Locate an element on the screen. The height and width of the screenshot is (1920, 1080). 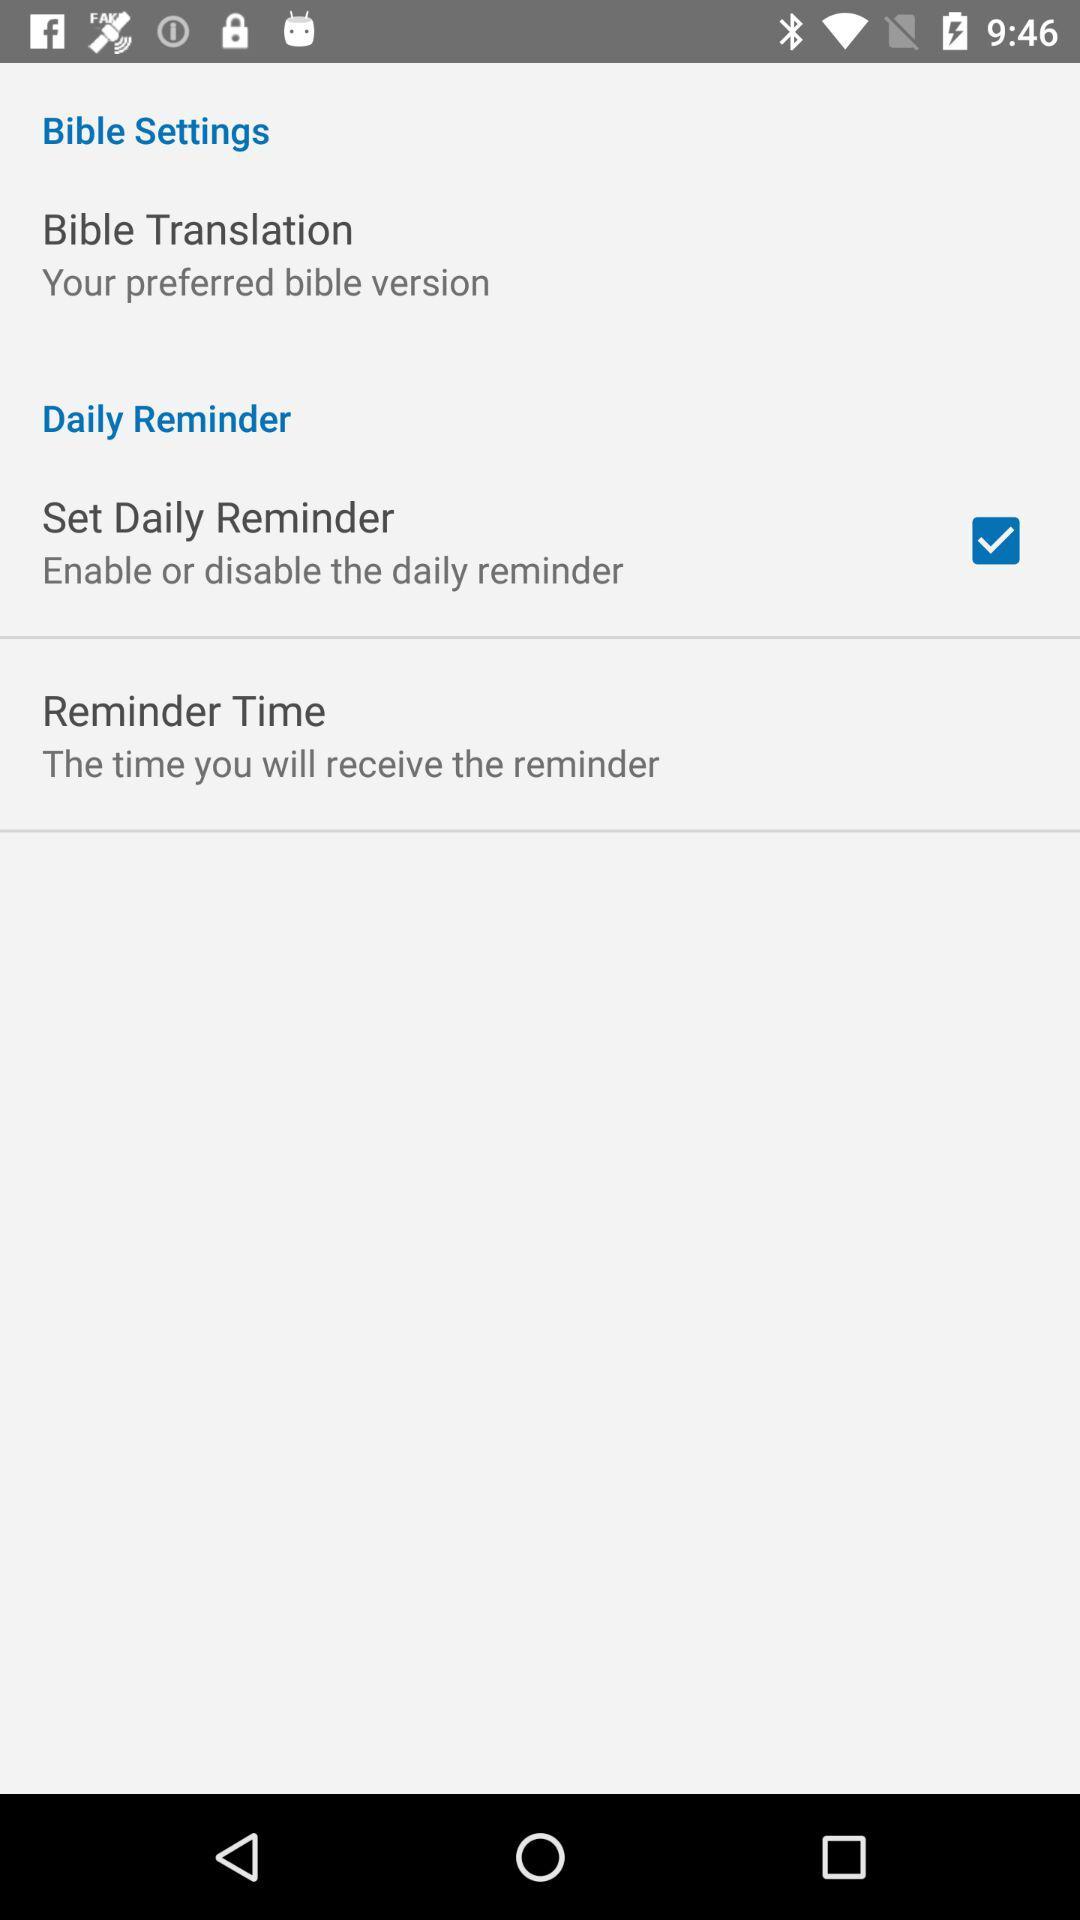
the app to the right of enable or disable app is located at coordinates (995, 540).